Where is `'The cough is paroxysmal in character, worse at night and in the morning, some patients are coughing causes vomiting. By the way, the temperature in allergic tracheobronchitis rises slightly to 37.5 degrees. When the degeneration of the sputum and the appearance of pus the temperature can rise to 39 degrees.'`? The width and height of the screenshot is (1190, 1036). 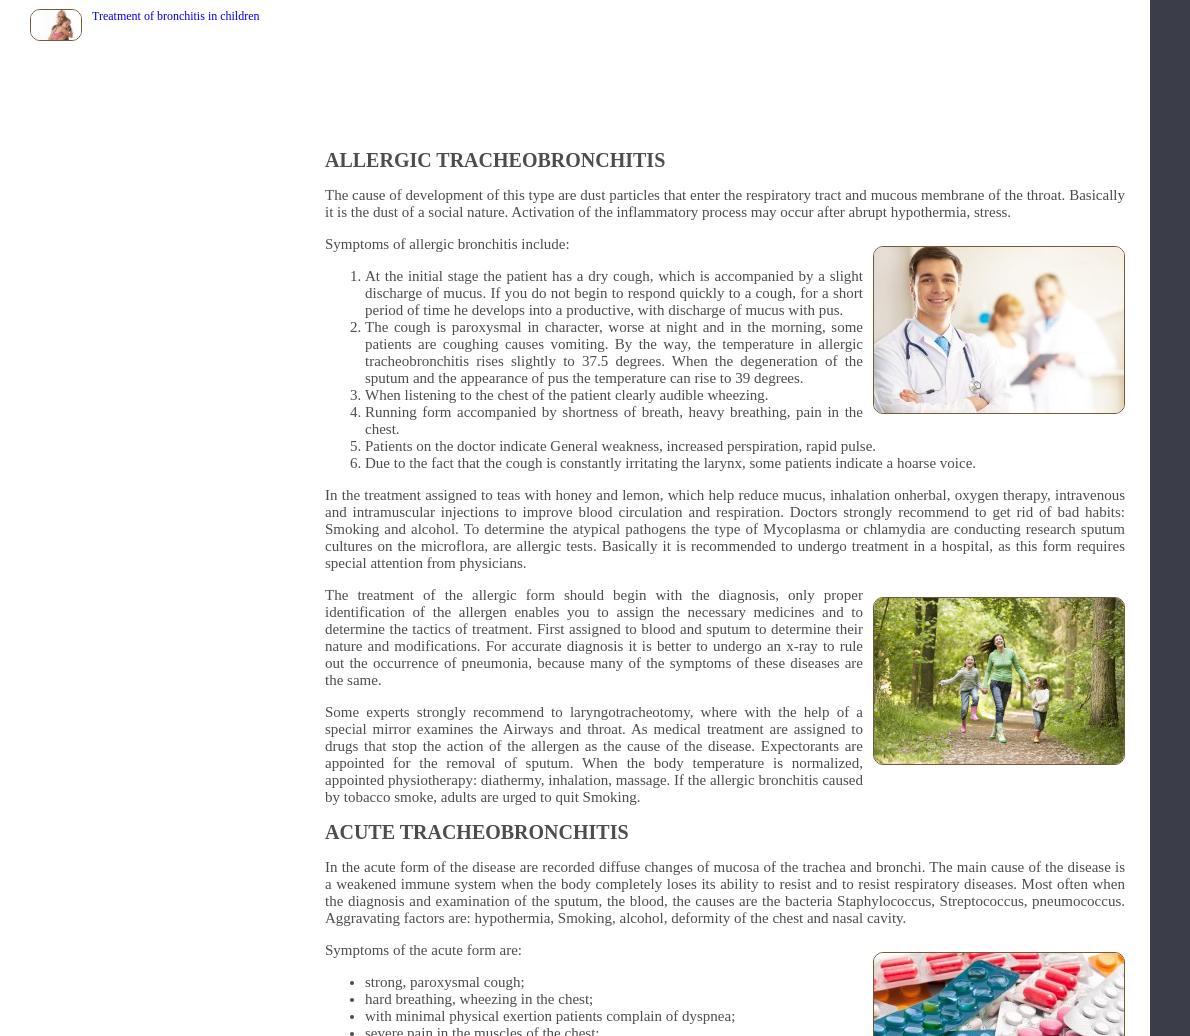
'The cough is paroxysmal in character, worse at night and in the morning, some patients are coughing causes vomiting. By the way, the temperature in allergic tracheobronchitis rises slightly to 37.5 degrees. When the degeneration of the sputum and the appearance of pus the temperature can rise to 39 degrees.' is located at coordinates (613, 352).